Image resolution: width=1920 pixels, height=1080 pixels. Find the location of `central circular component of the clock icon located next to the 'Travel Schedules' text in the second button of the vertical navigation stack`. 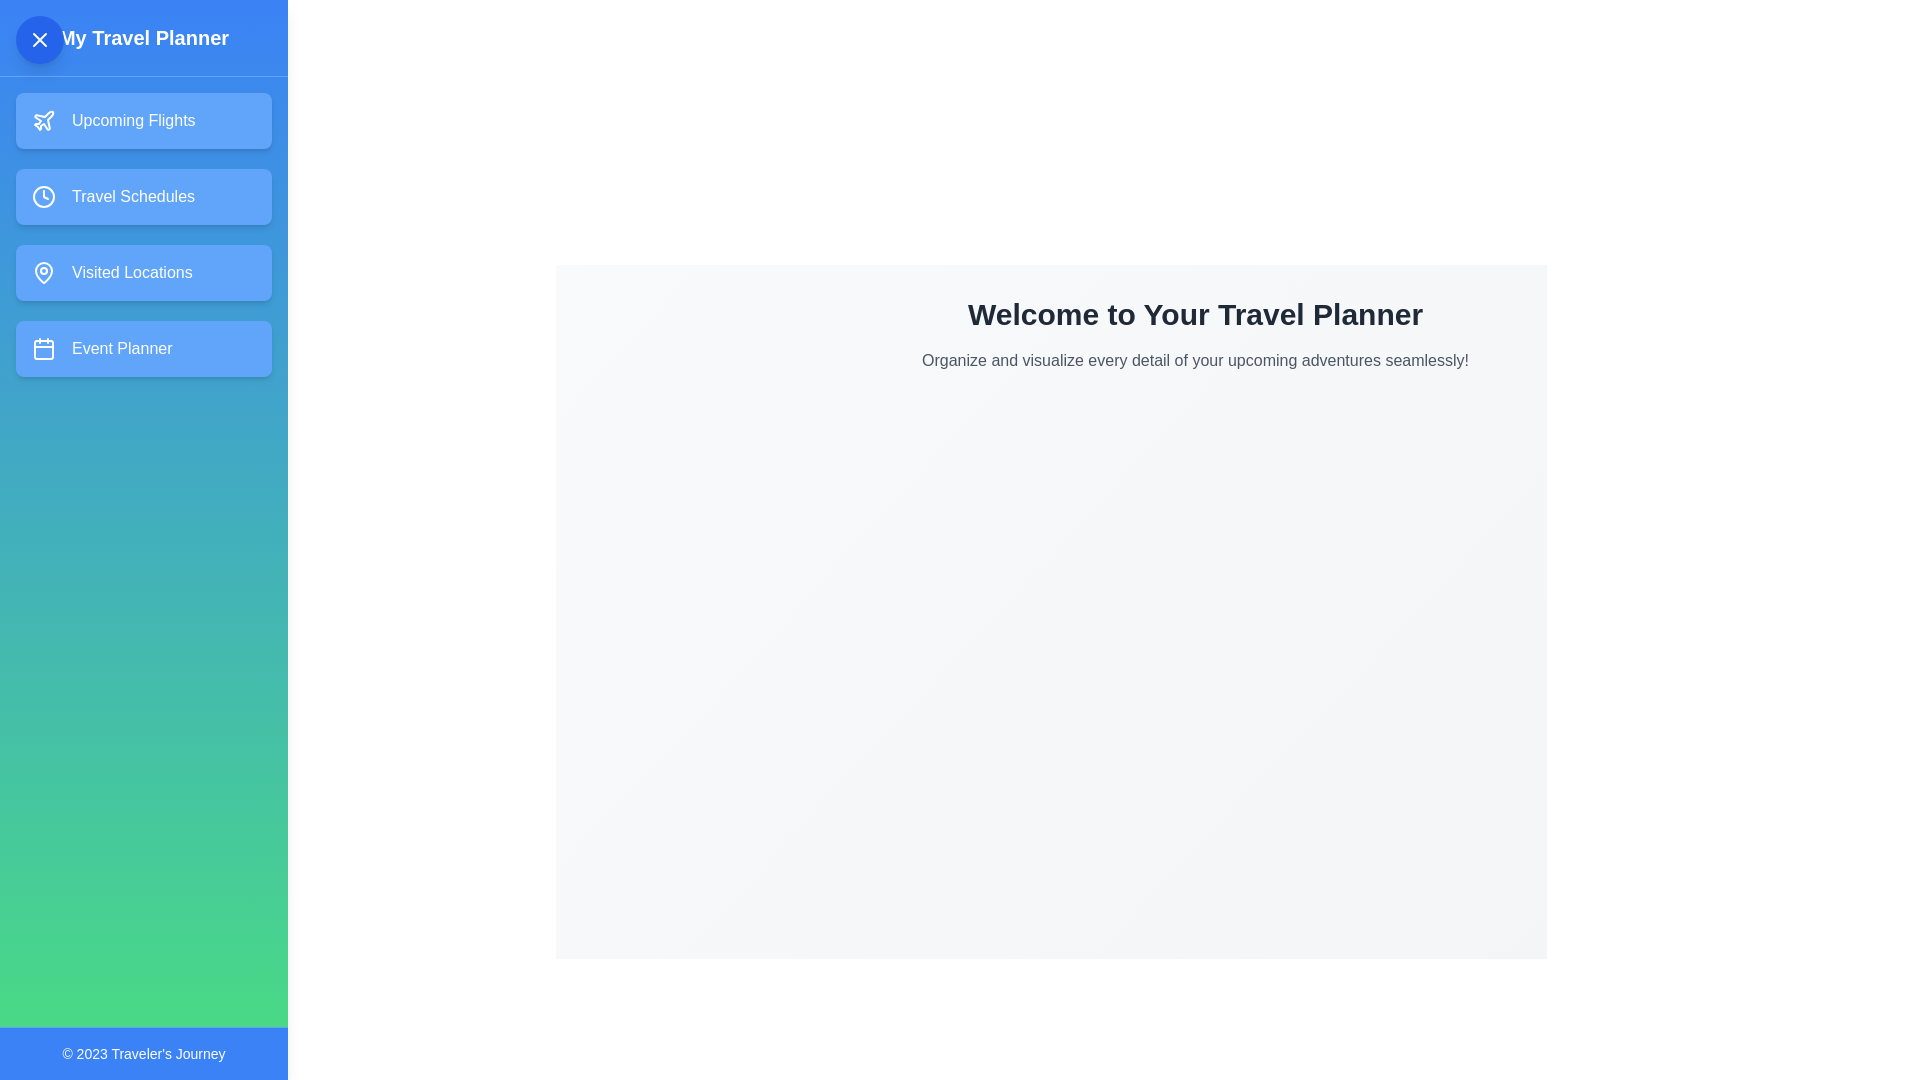

central circular component of the clock icon located next to the 'Travel Schedules' text in the second button of the vertical navigation stack is located at coordinates (43, 196).